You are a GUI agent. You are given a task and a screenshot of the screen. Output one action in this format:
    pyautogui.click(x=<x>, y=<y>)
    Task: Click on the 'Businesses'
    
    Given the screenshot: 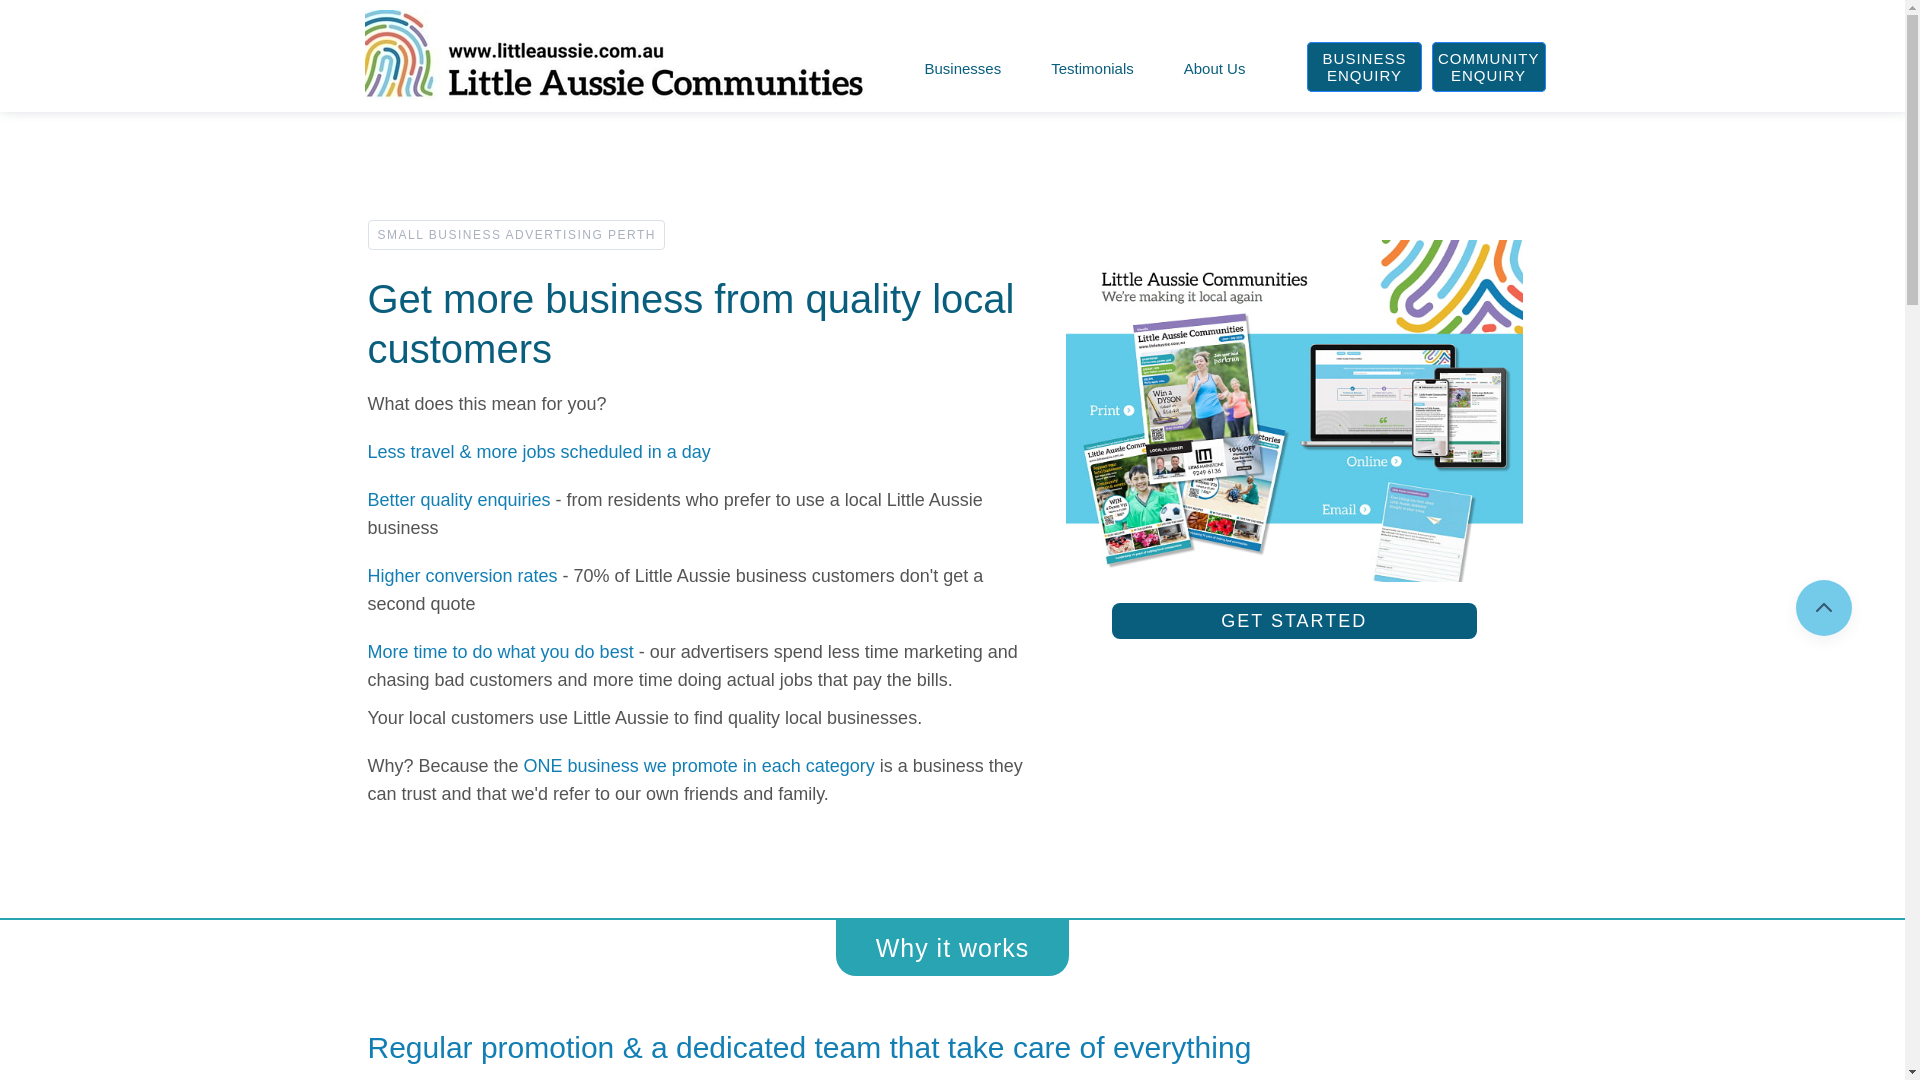 What is the action you would take?
    pyautogui.click(x=963, y=68)
    